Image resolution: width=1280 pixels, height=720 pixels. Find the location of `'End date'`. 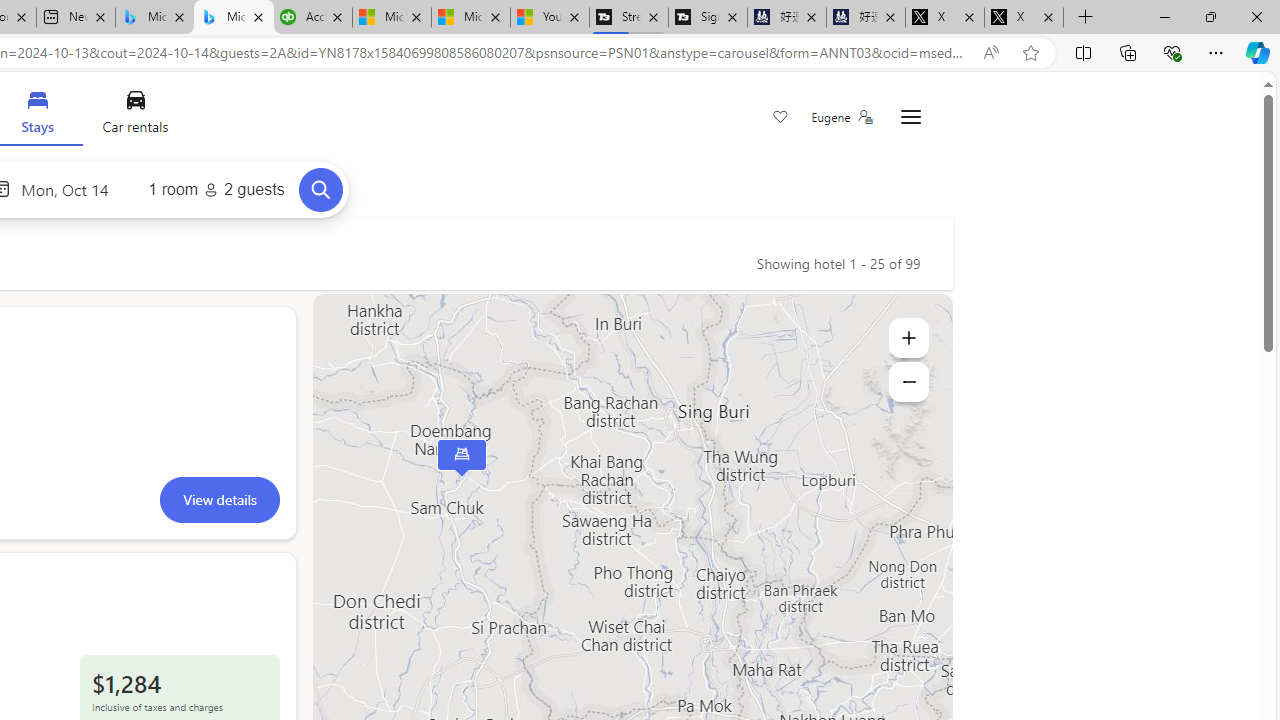

'End date' is located at coordinates (70, 189).